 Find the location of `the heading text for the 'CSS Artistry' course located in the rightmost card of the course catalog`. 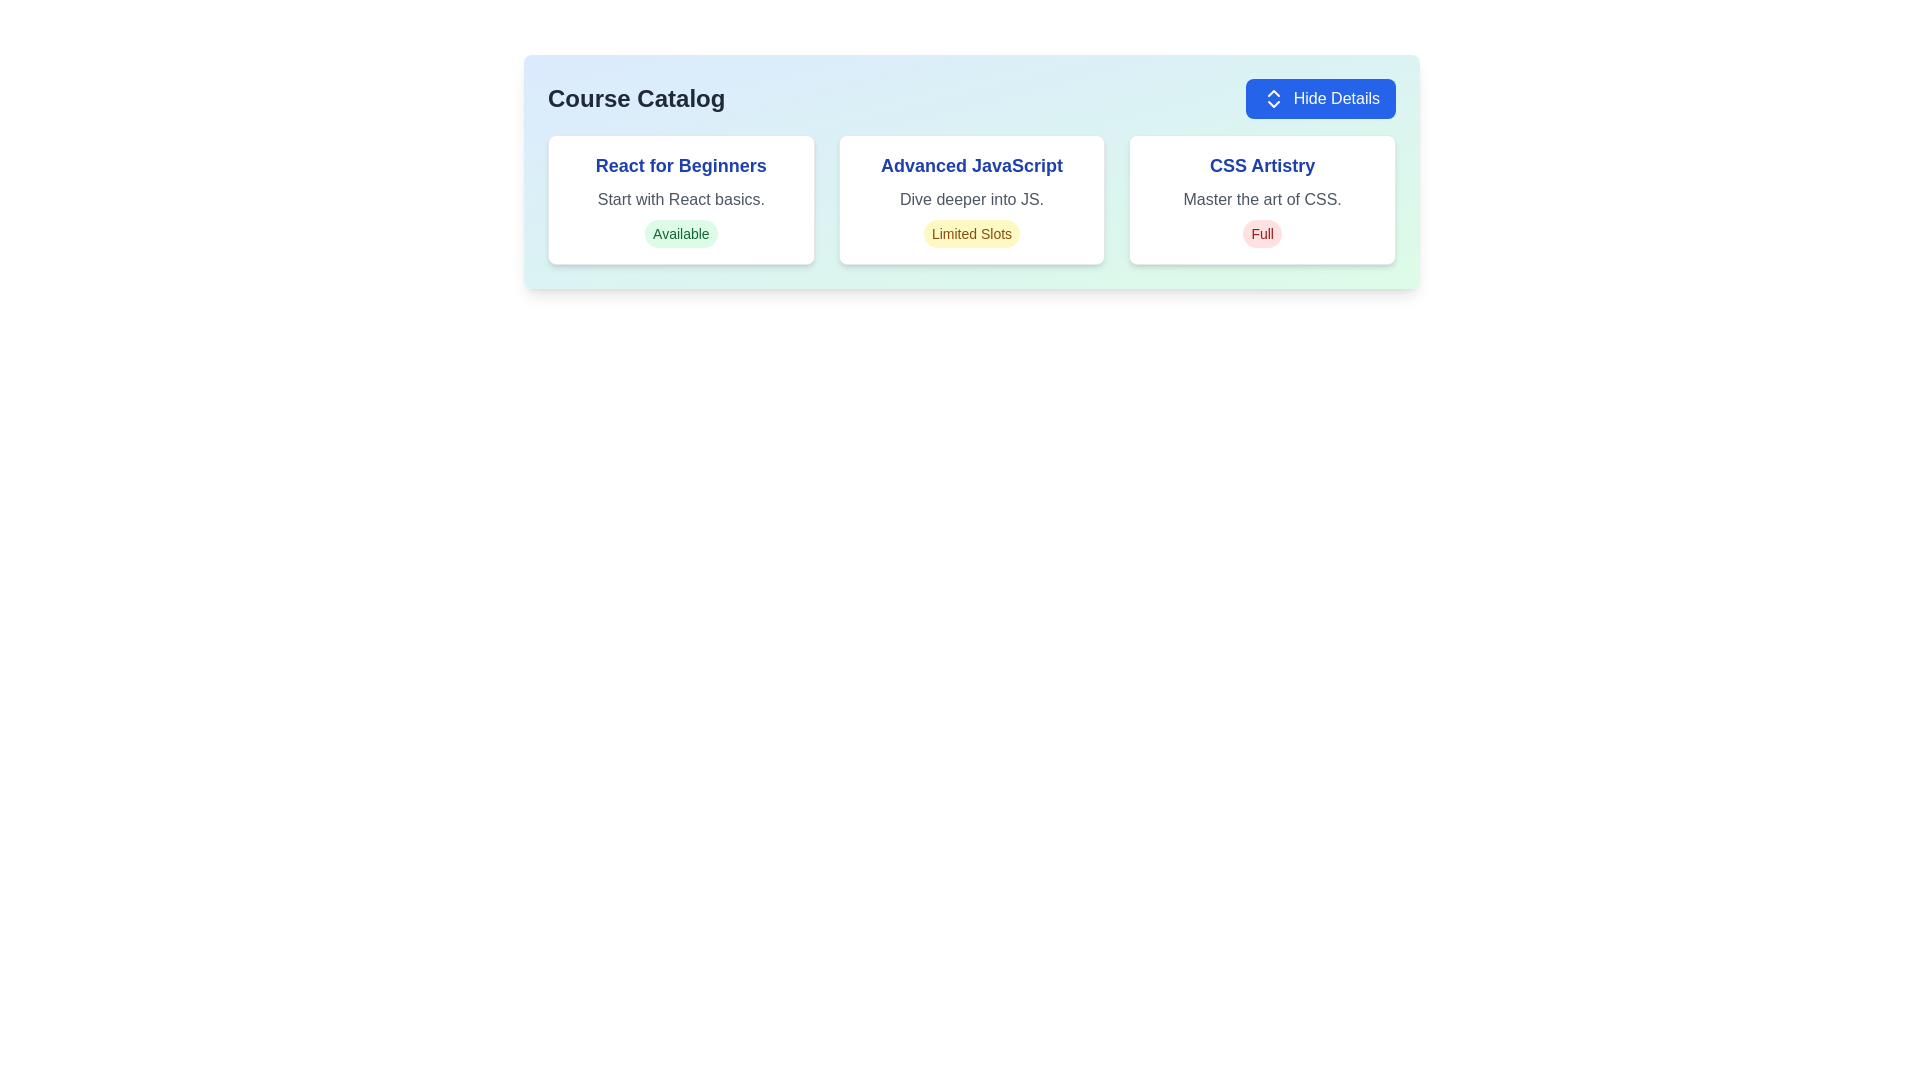

the heading text for the 'CSS Artistry' course located in the rightmost card of the course catalog is located at coordinates (1261, 164).